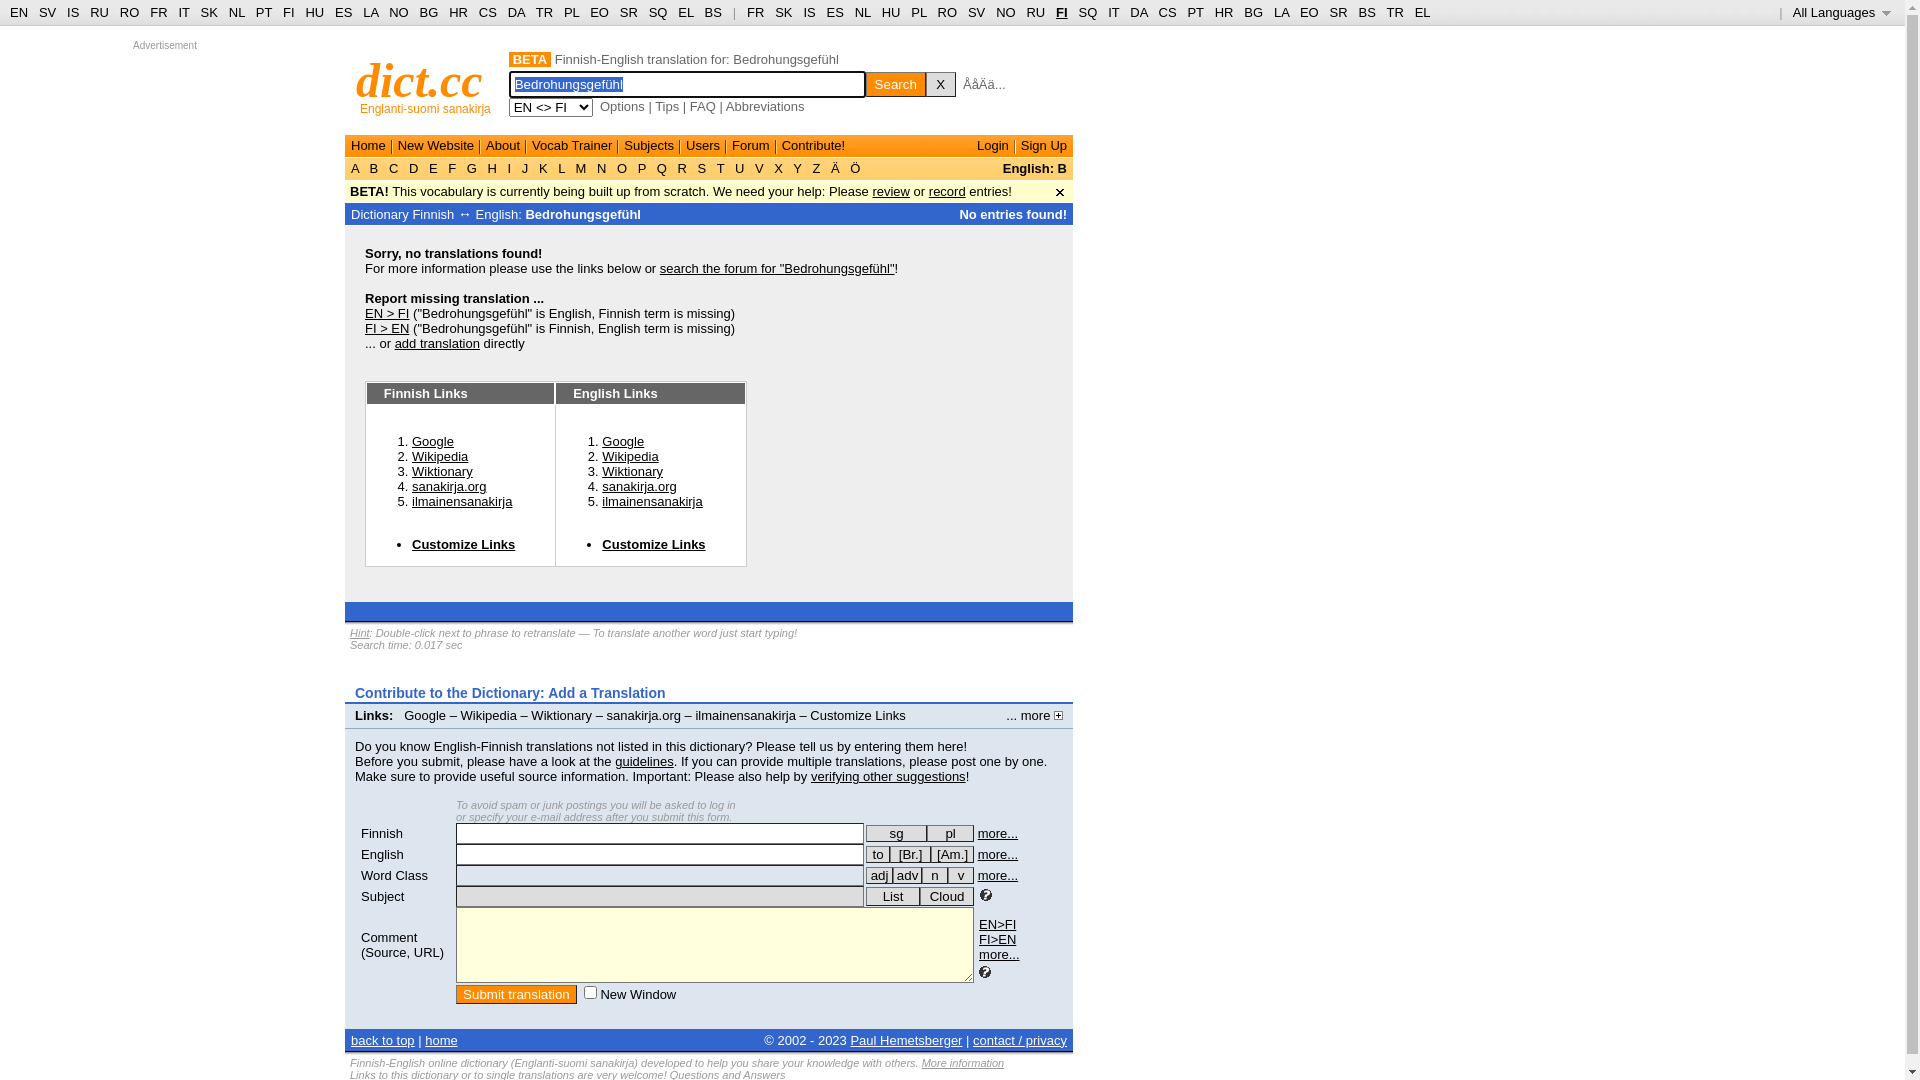 The height and width of the screenshot is (1080, 1920). Describe the element at coordinates (1003, 167) in the screenshot. I see `'English: B'` at that location.